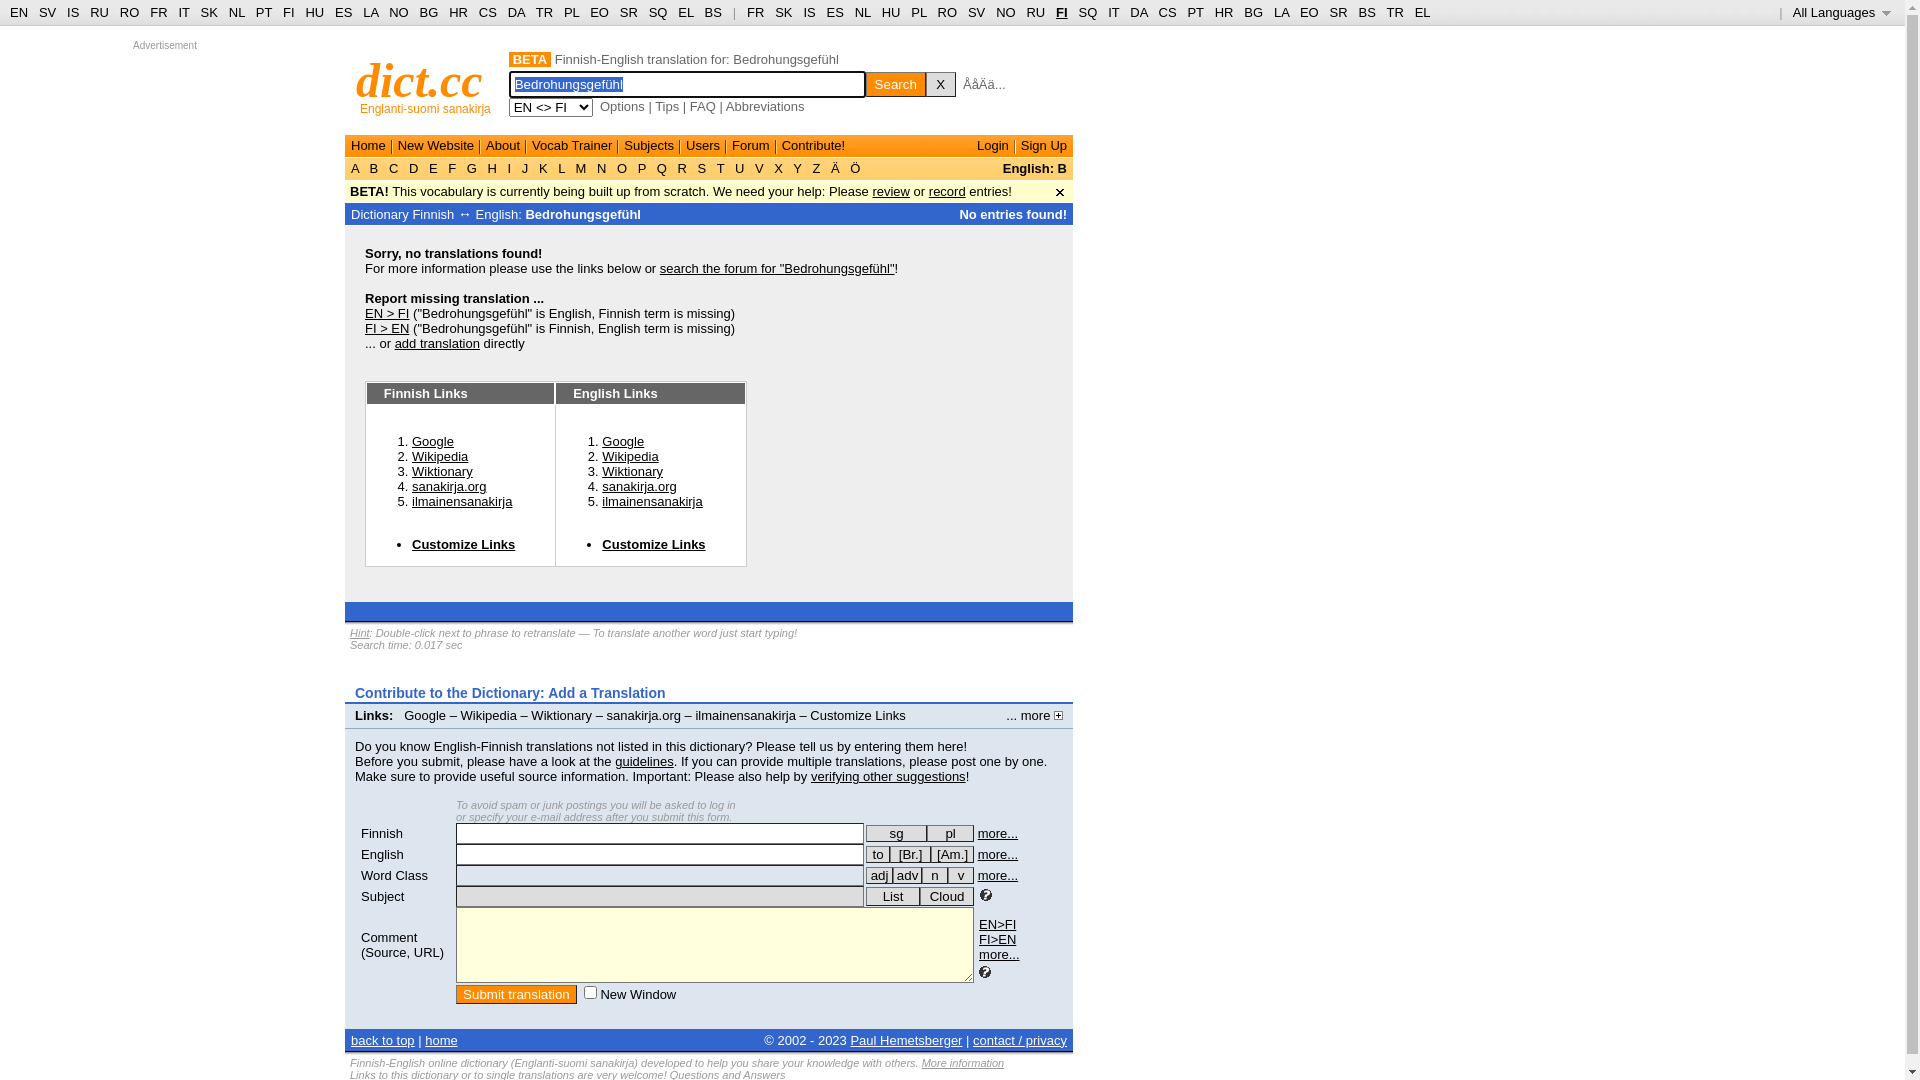 The height and width of the screenshot is (1080, 1920). Describe the element at coordinates (1003, 167) in the screenshot. I see `'English: B'` at that location.